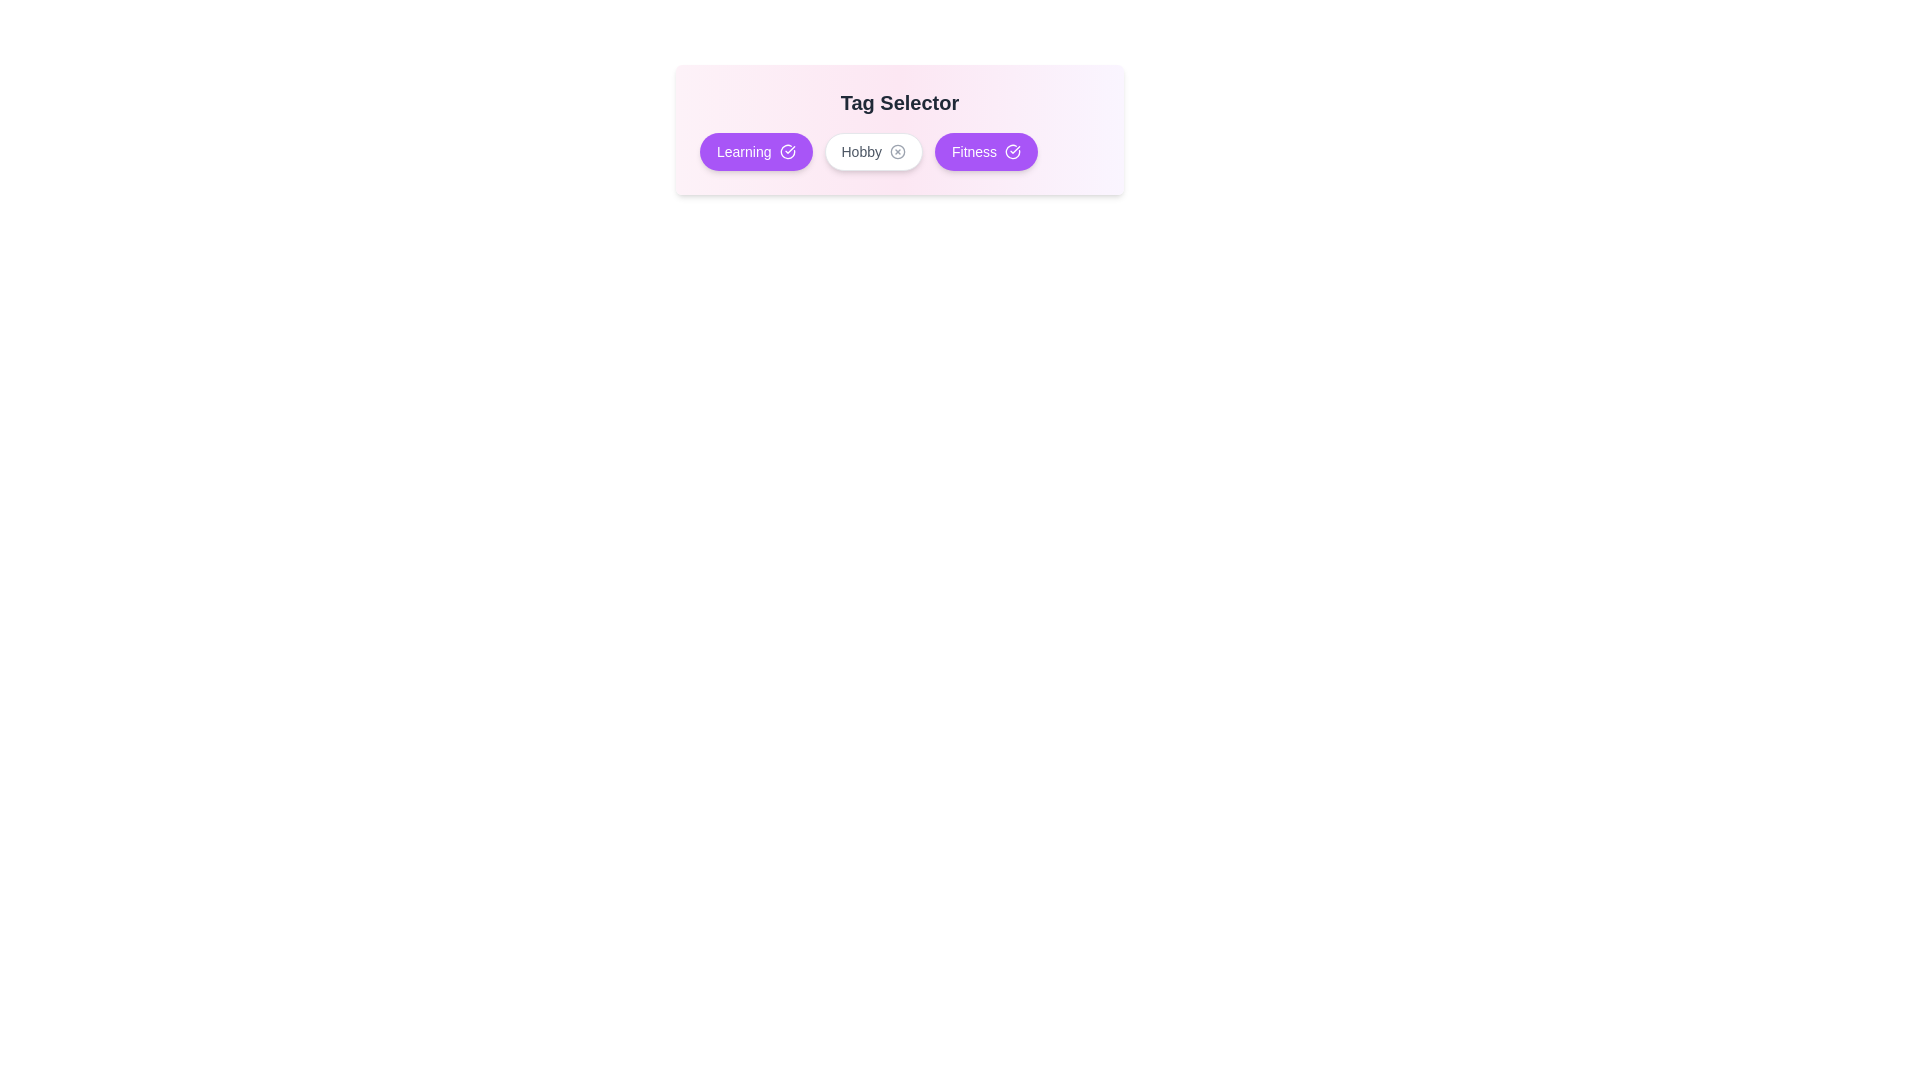 Image resolution: width=1920 pixels, height=1080 pixels. I want to click on the tag labeled Fitness to toggle its active state, so click(986, 150).